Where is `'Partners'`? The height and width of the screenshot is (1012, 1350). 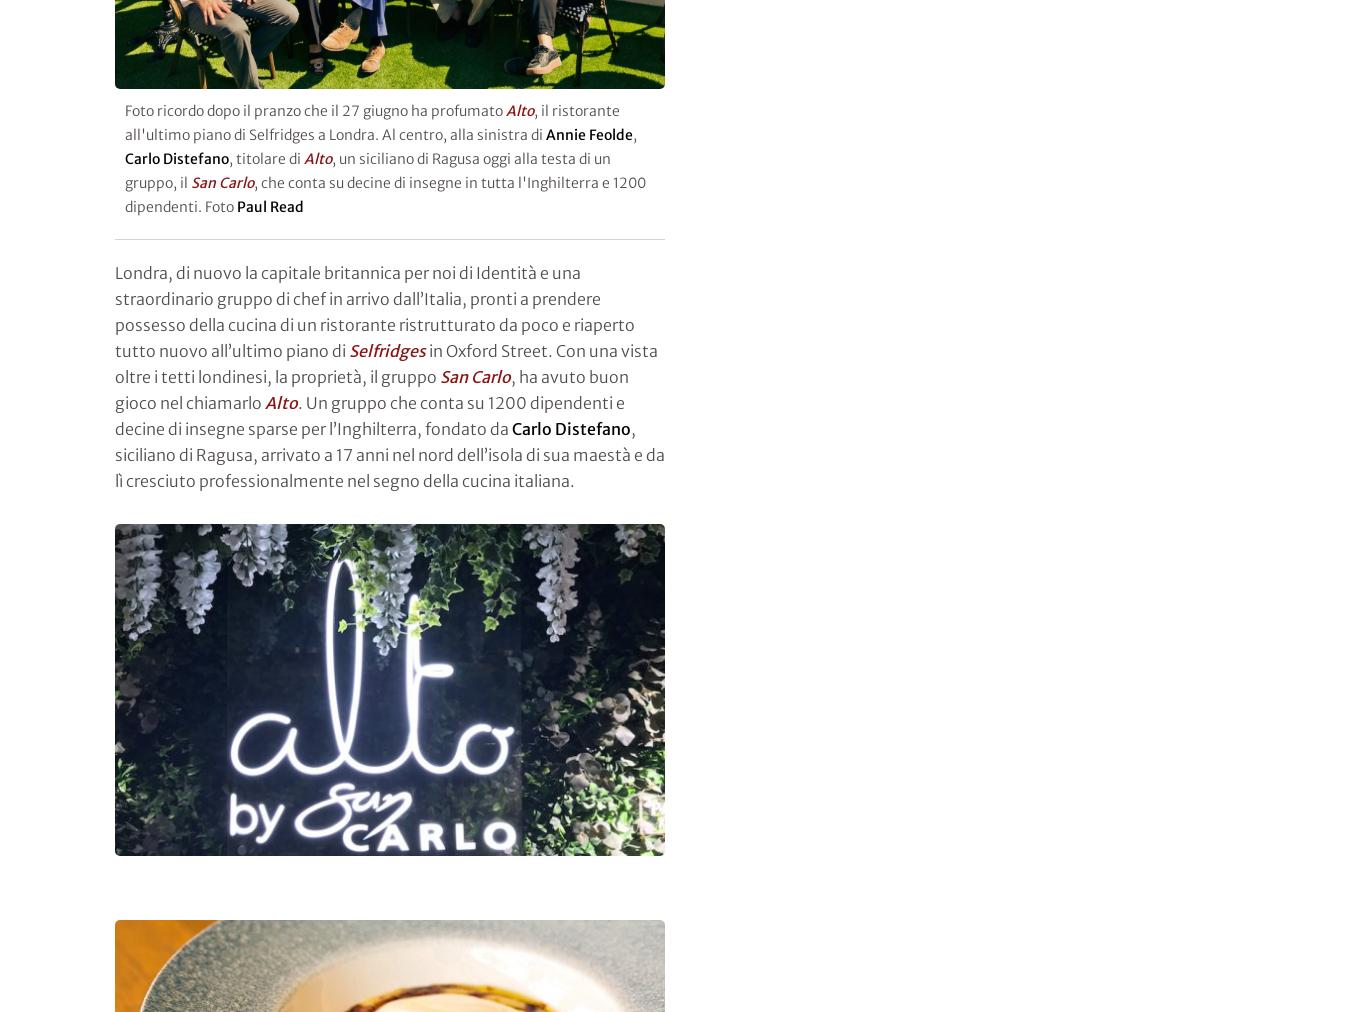
'Partners' is located at coordinates (147, 469).